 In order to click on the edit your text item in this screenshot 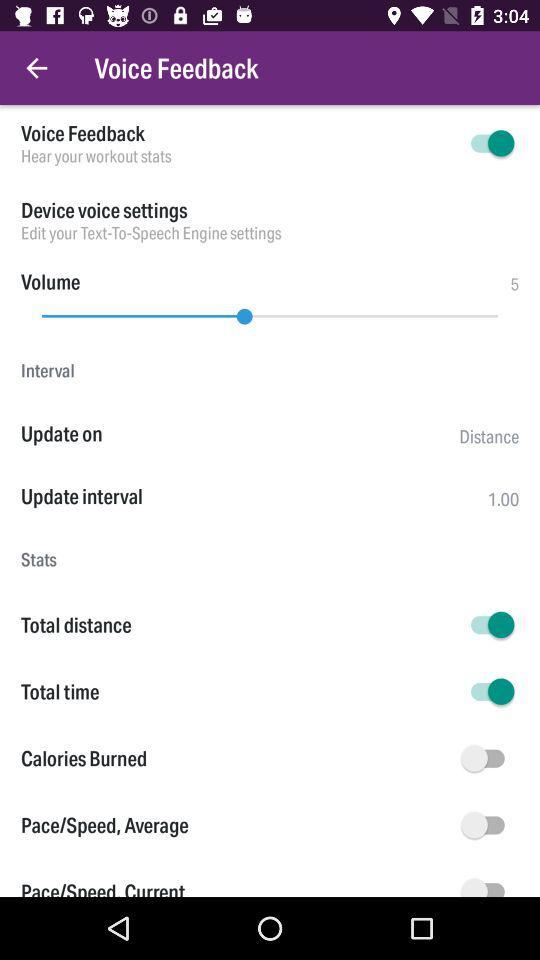, I will do `click(270, 233)`.